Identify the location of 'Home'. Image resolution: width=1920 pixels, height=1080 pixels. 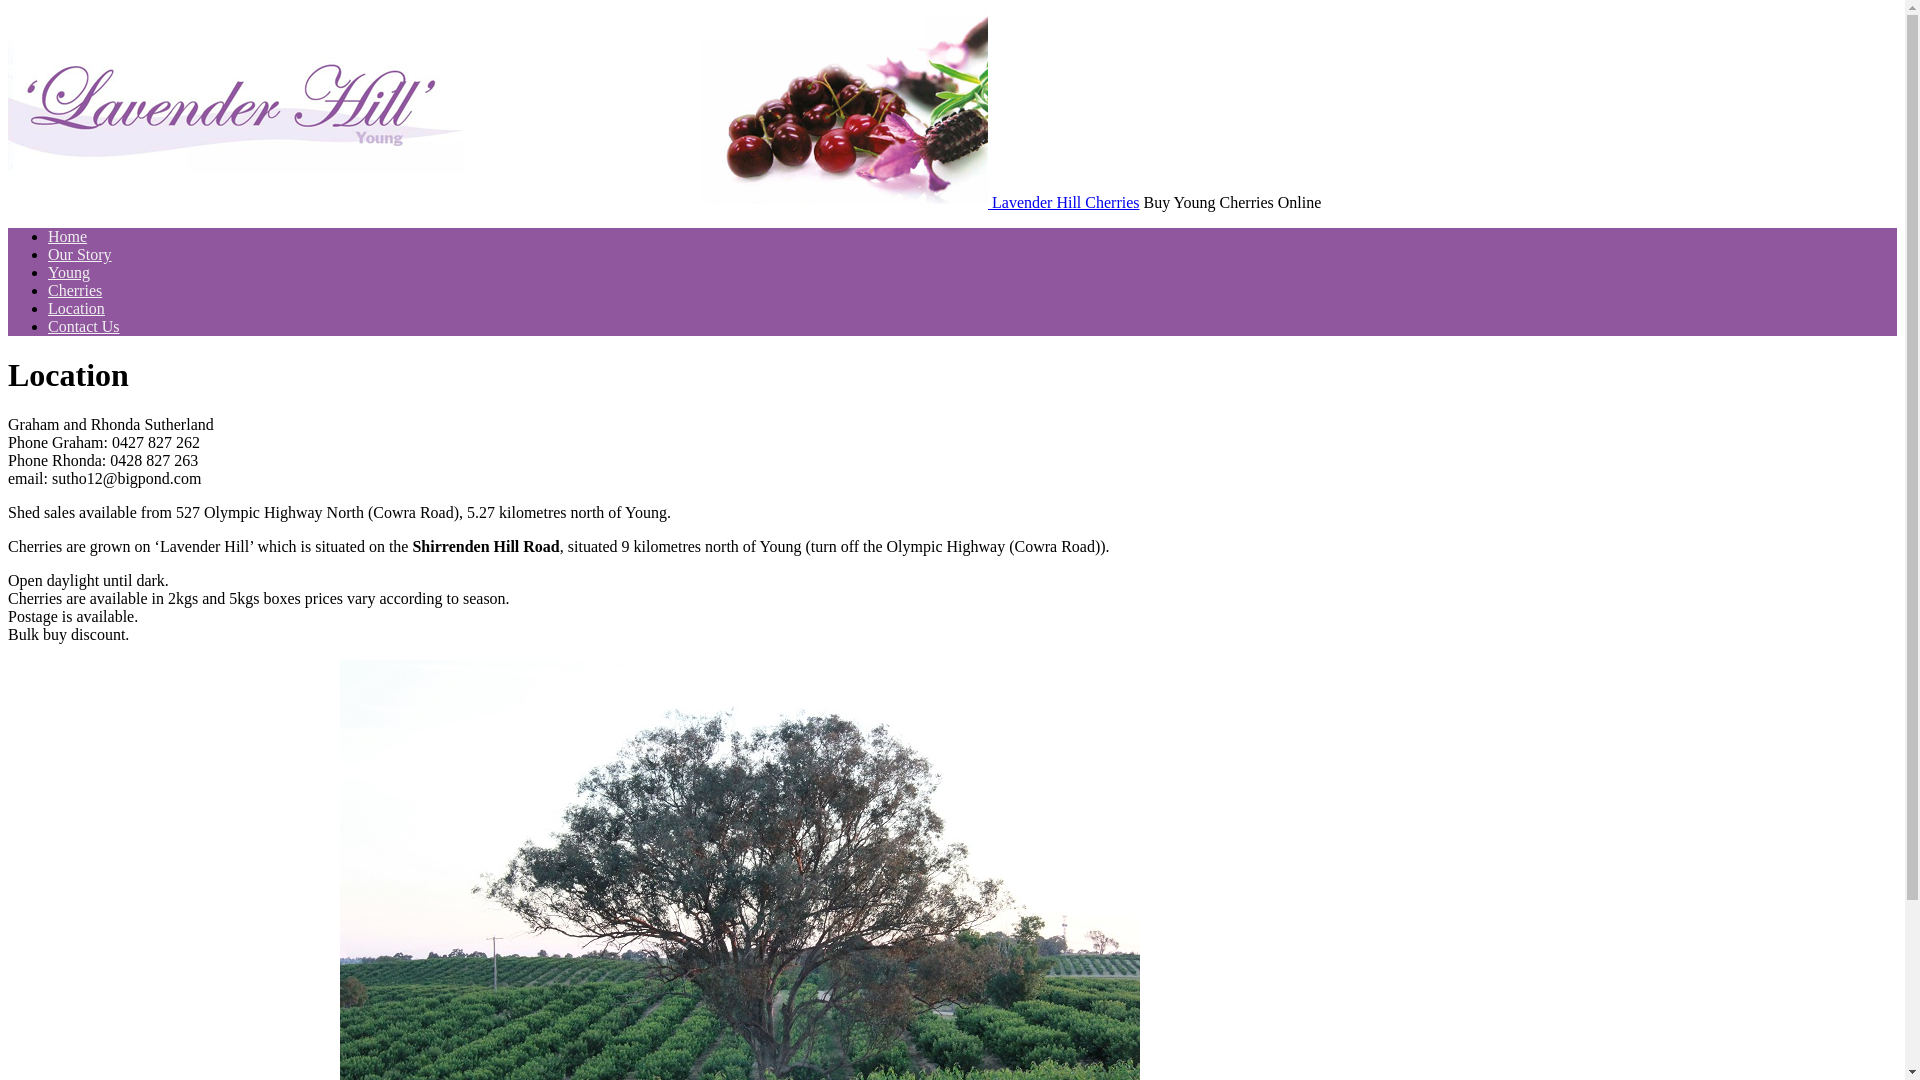
(67, 235).